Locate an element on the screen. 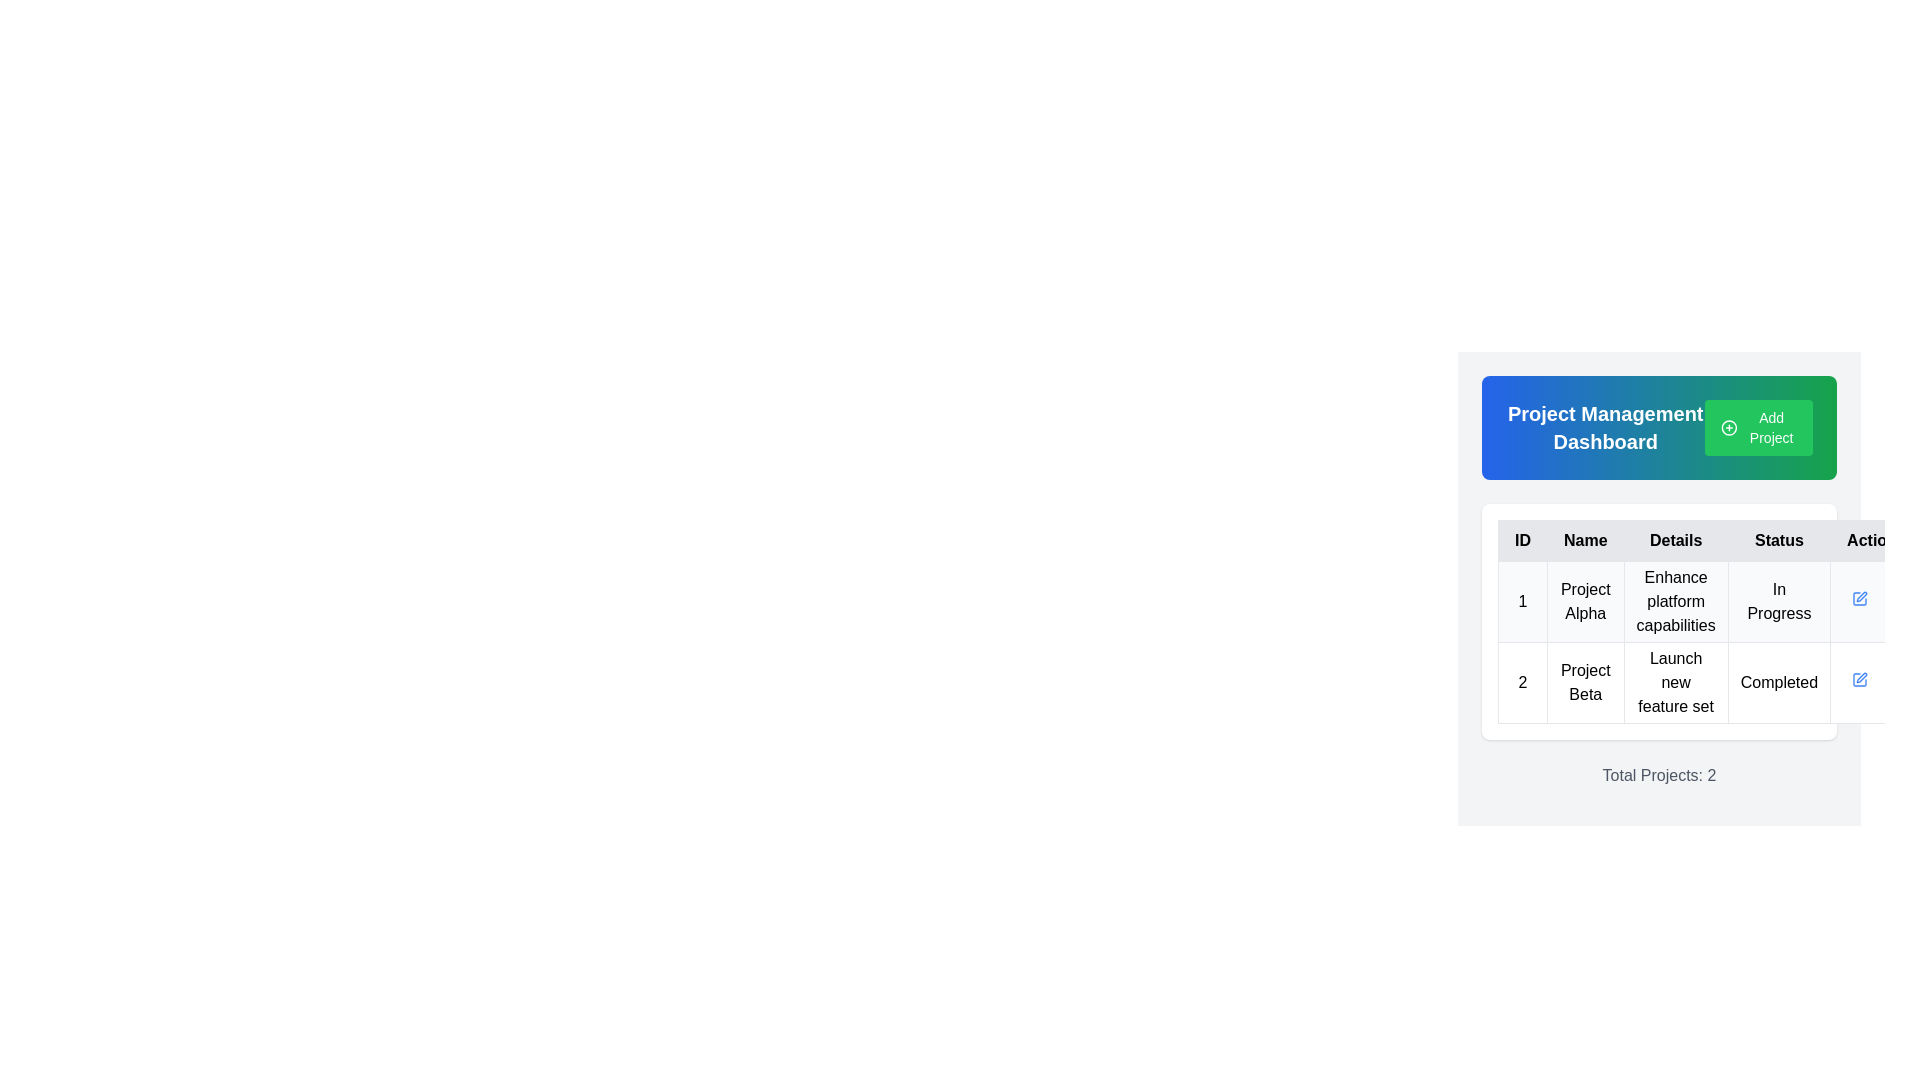 Image resolution: width=1920 pixels, height=1080 pixels. text displayed as 'Project Beta' in the second row of the table's 'Name' column, which is styled with a bold font and bordered rectangular cell is located at coordinates (1584, 681).